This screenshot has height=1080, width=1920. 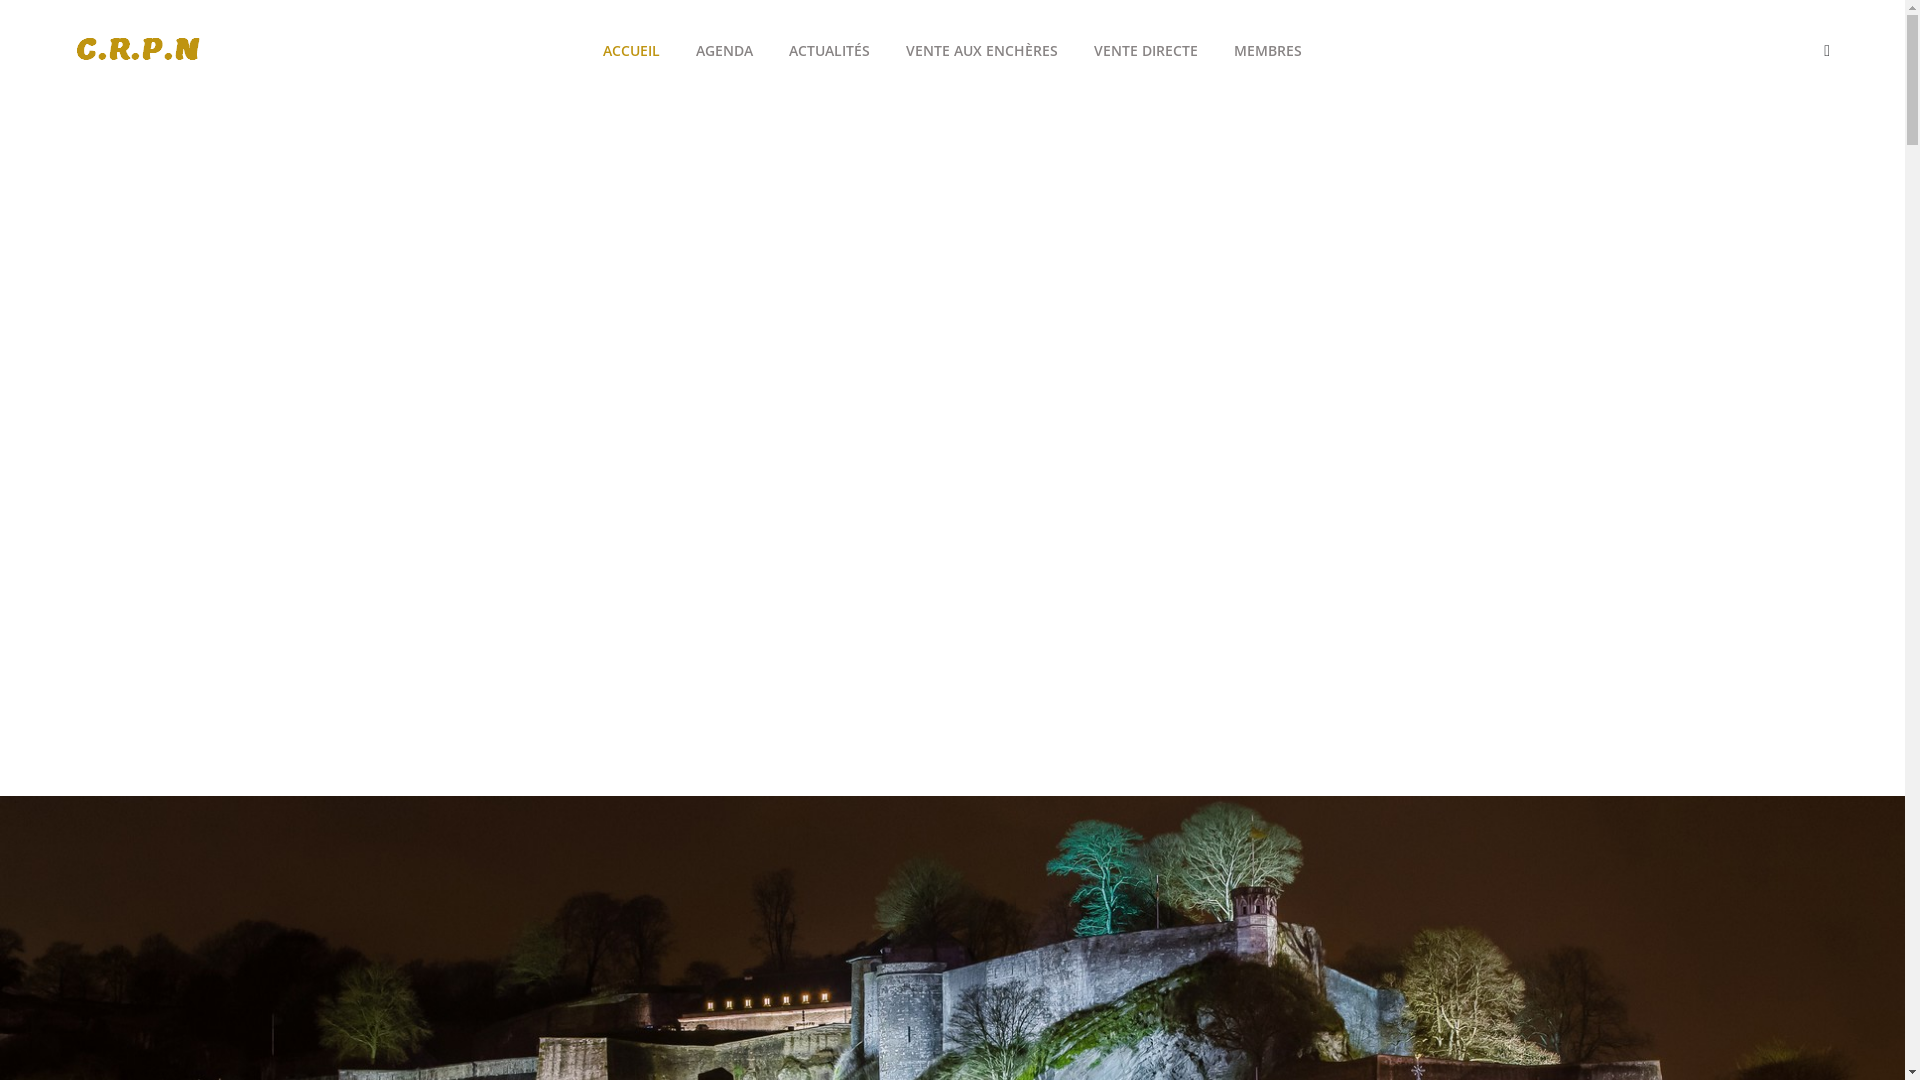 I want to click on 'ACCUEIL', so click(x=630, y=49).